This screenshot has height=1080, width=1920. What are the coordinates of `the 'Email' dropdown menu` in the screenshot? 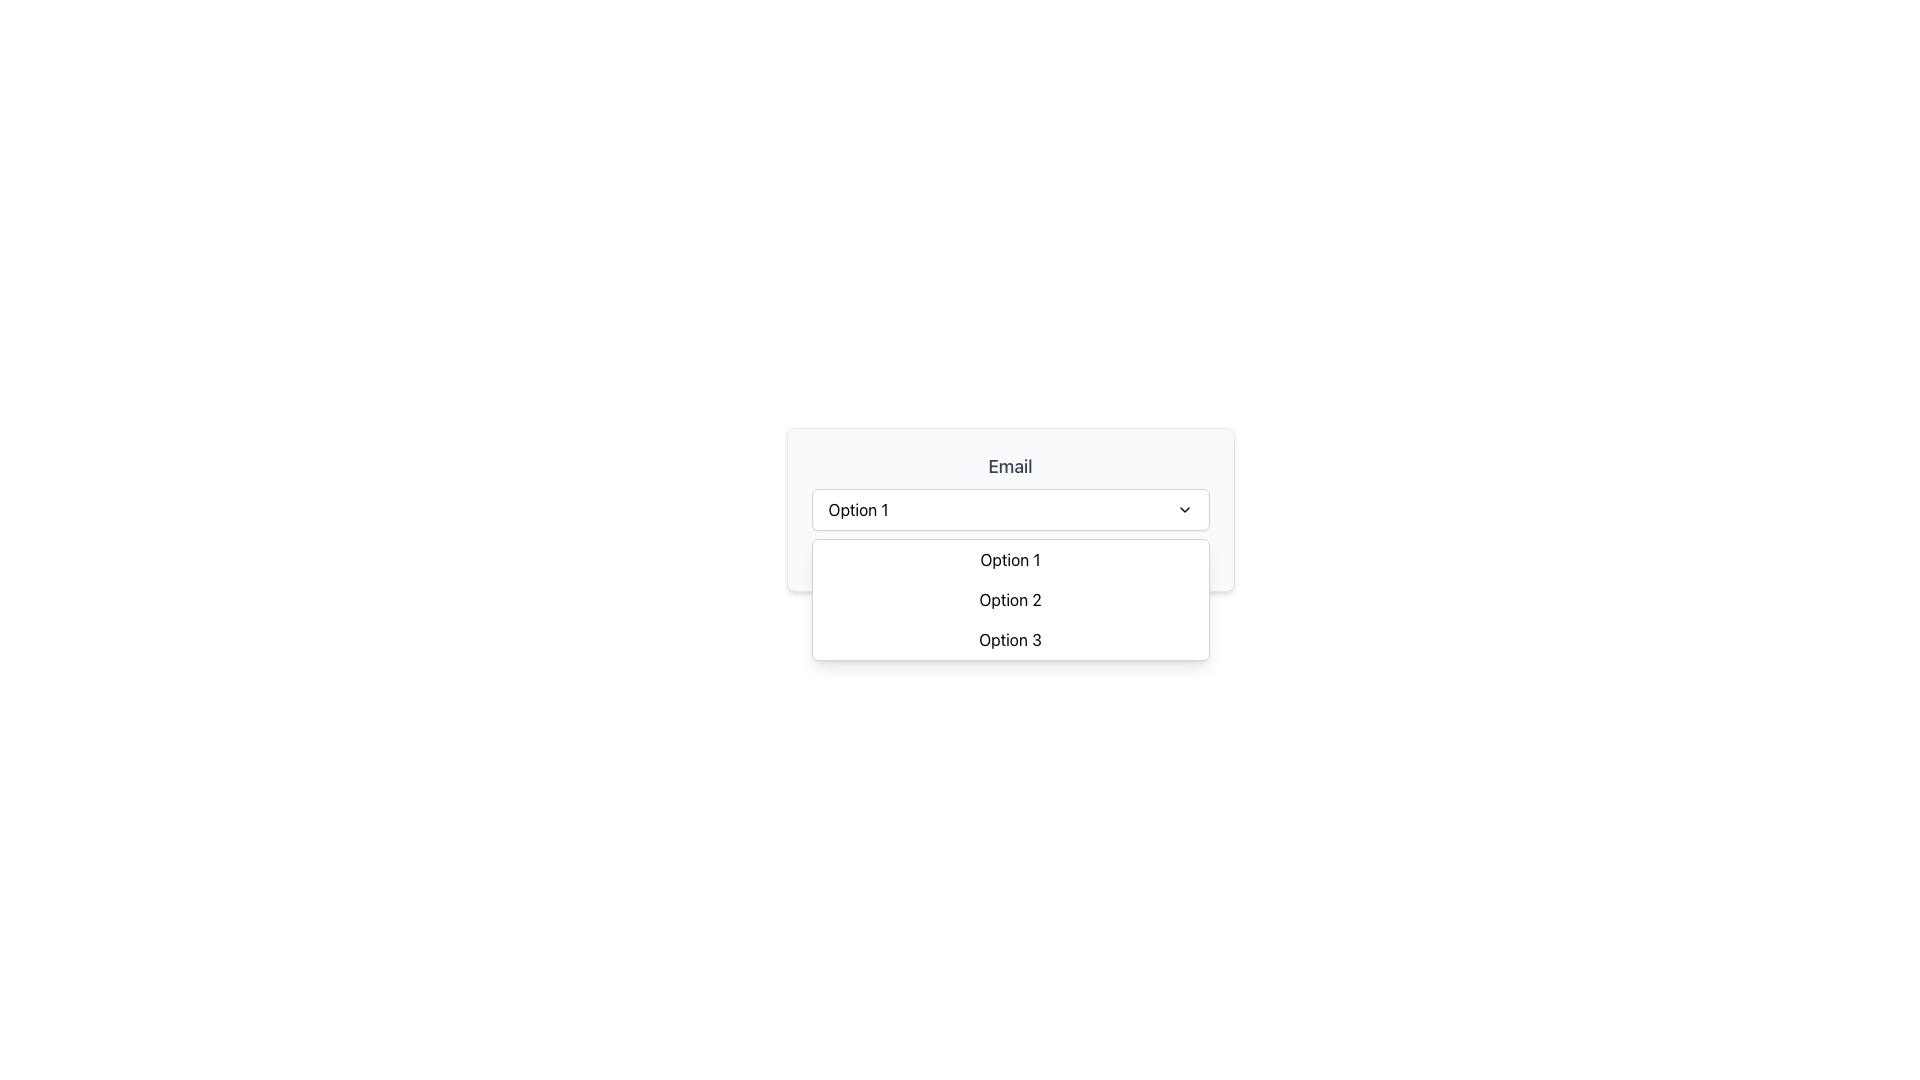 It's located at (1010, 508).